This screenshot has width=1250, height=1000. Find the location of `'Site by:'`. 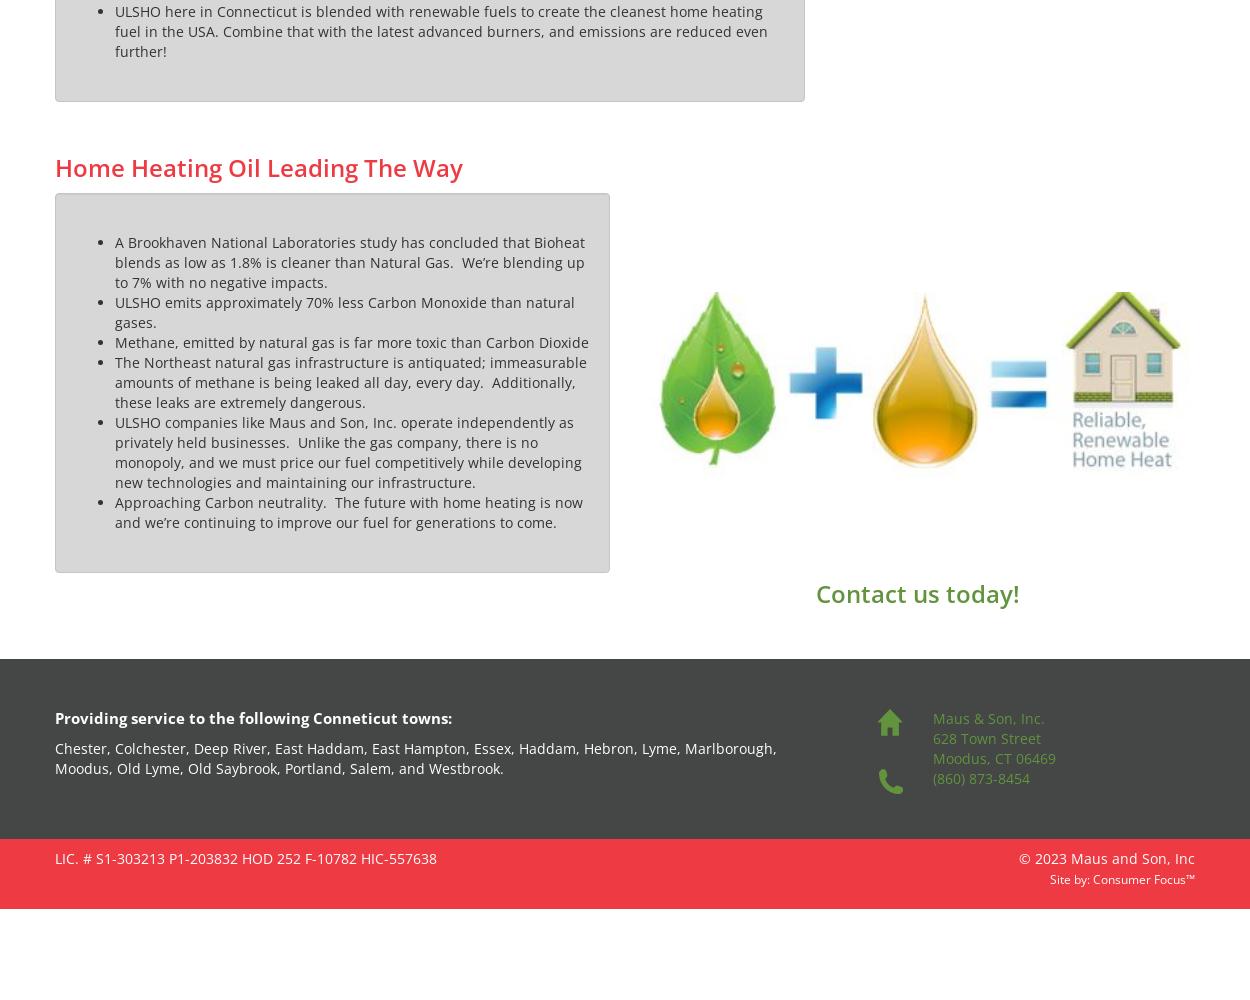

'Site by:' is located at coordinates (1050, 878).